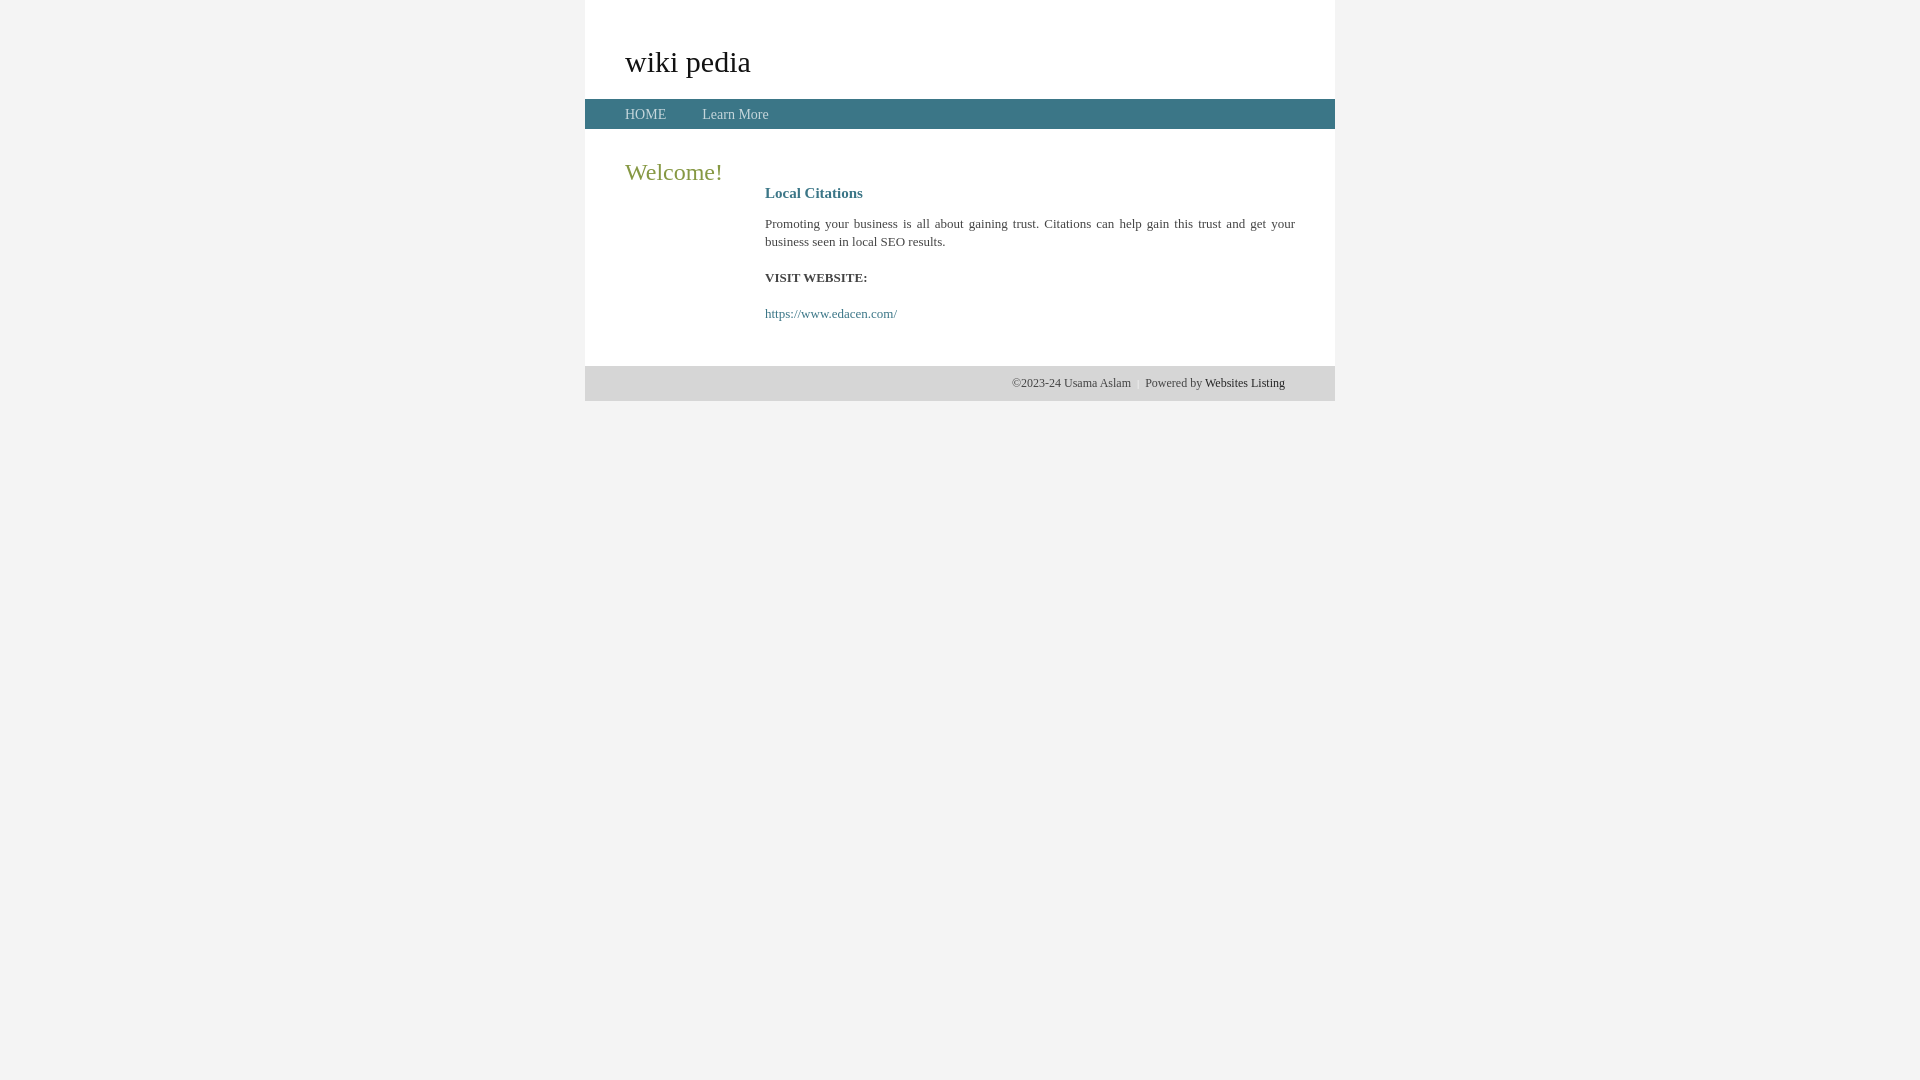  What do you see at coordinates (623, 60) in the screenshot?
I see `'wiki pedia'` at bounding box center [623, 60].